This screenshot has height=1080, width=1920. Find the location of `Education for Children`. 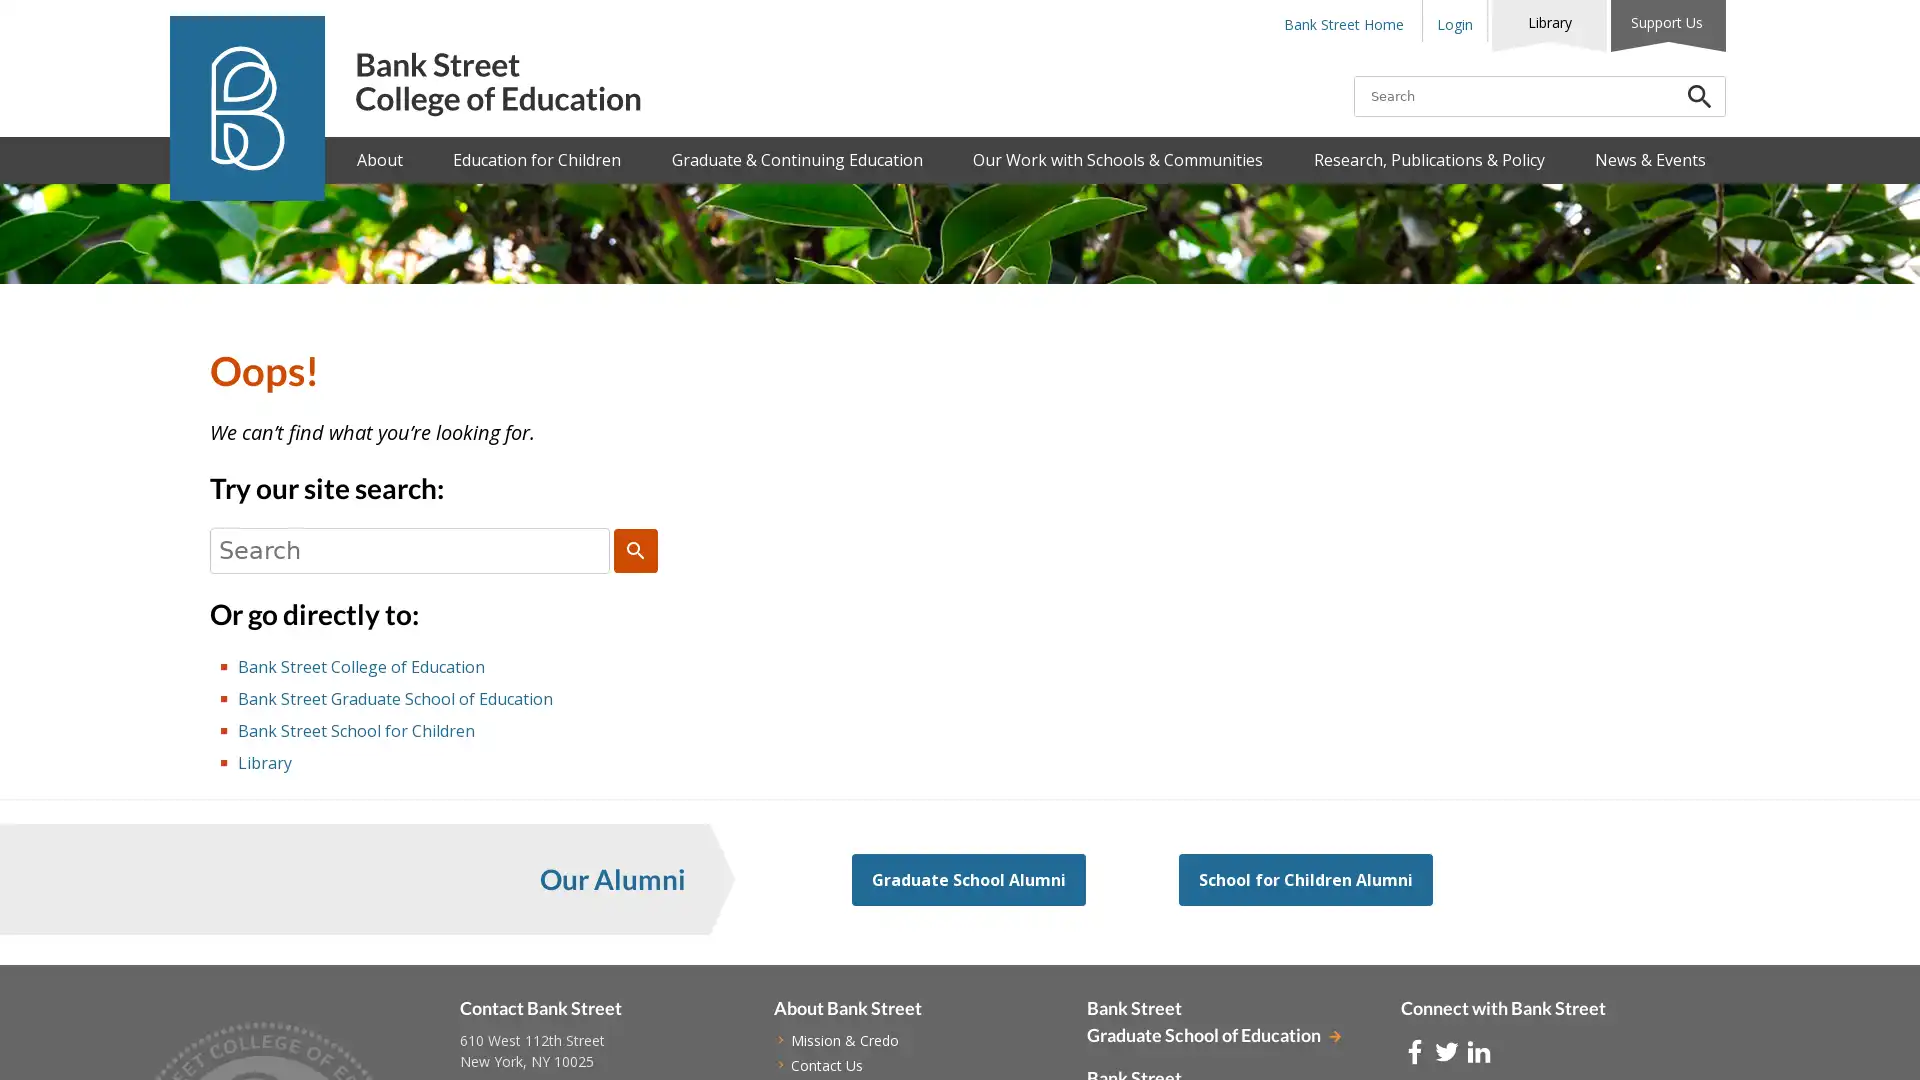

Education for Children is located at coordinates (537, 159).